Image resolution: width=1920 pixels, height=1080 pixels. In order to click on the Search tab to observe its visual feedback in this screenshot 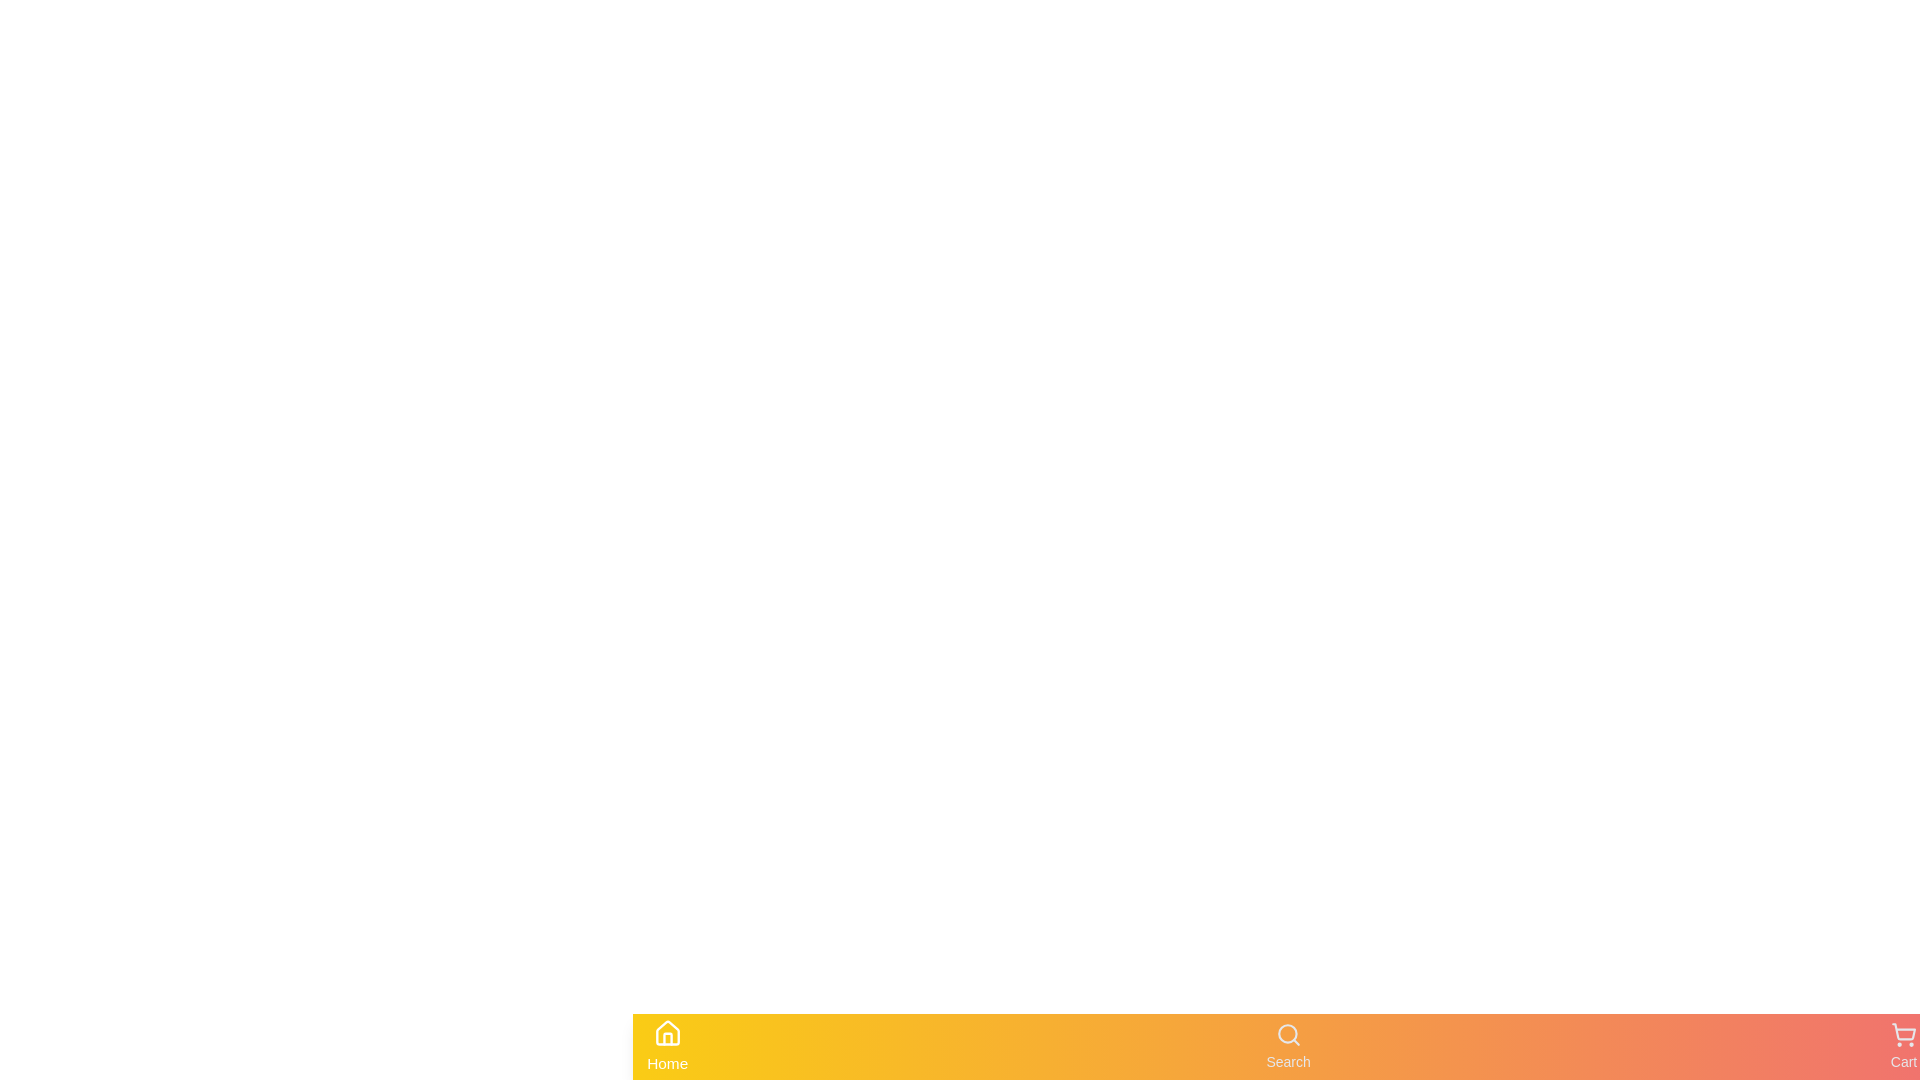, I will do `click(1288, 1045)`.